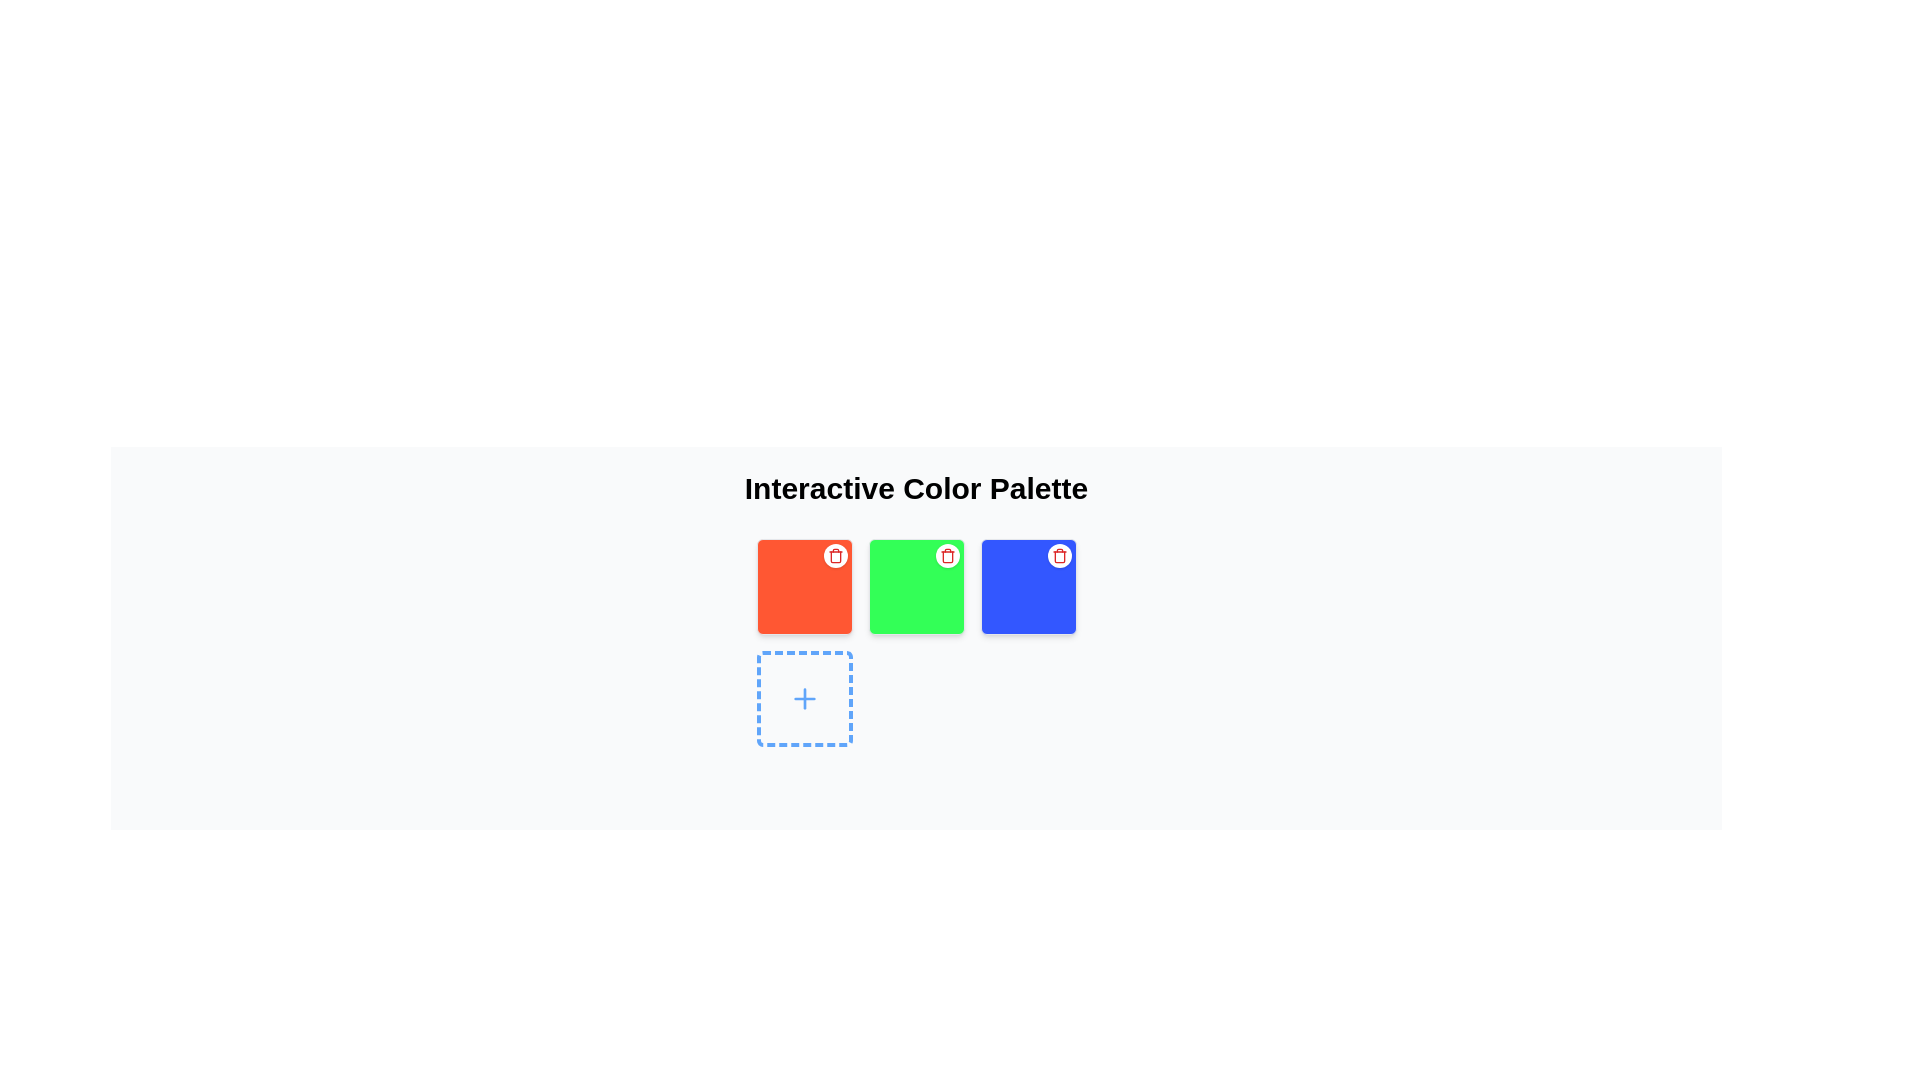  What do you see at coordinates (1058, 555) in the screenshot?
I see `the delete button located at the top-right corner of the blue square` at bounding box center [1058, 555].